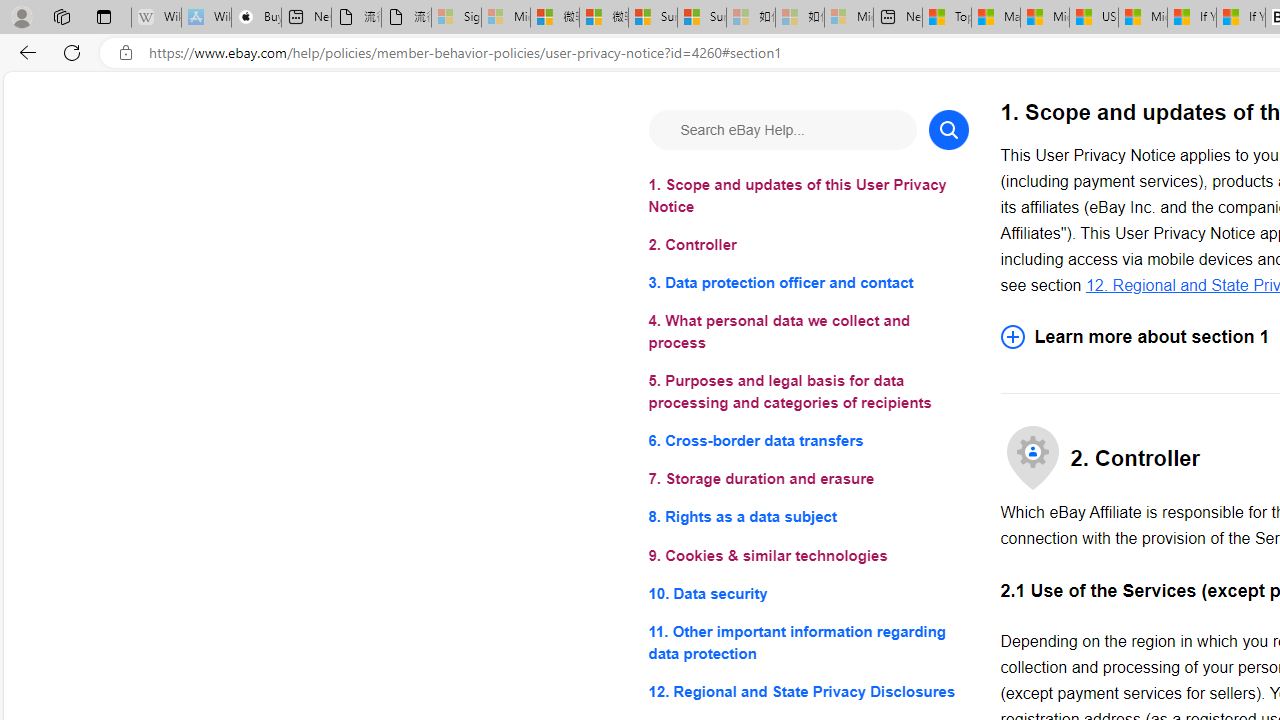 The width and height of the screenshot is (1280, 720). I want to click on '2. Controller', so click(808, 244).